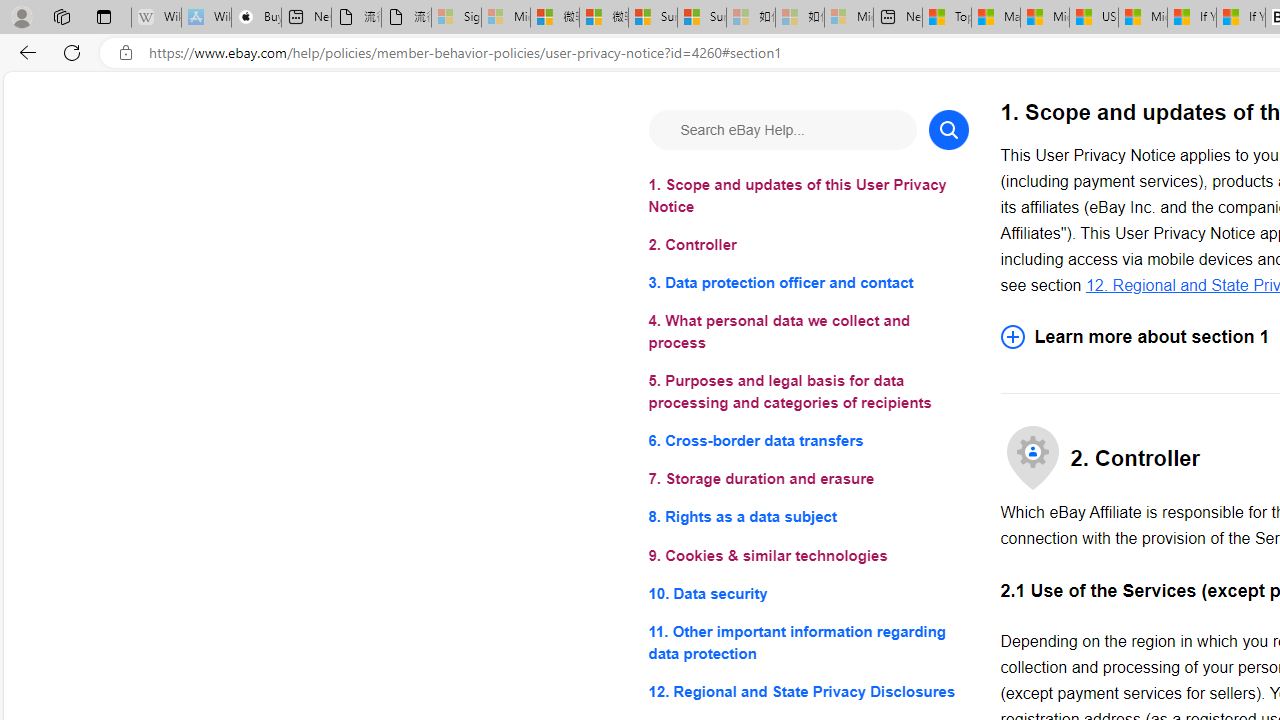 The width and height of the screenshot is (1280, 720). I want to click on '2. Controller', so click(808, 244).